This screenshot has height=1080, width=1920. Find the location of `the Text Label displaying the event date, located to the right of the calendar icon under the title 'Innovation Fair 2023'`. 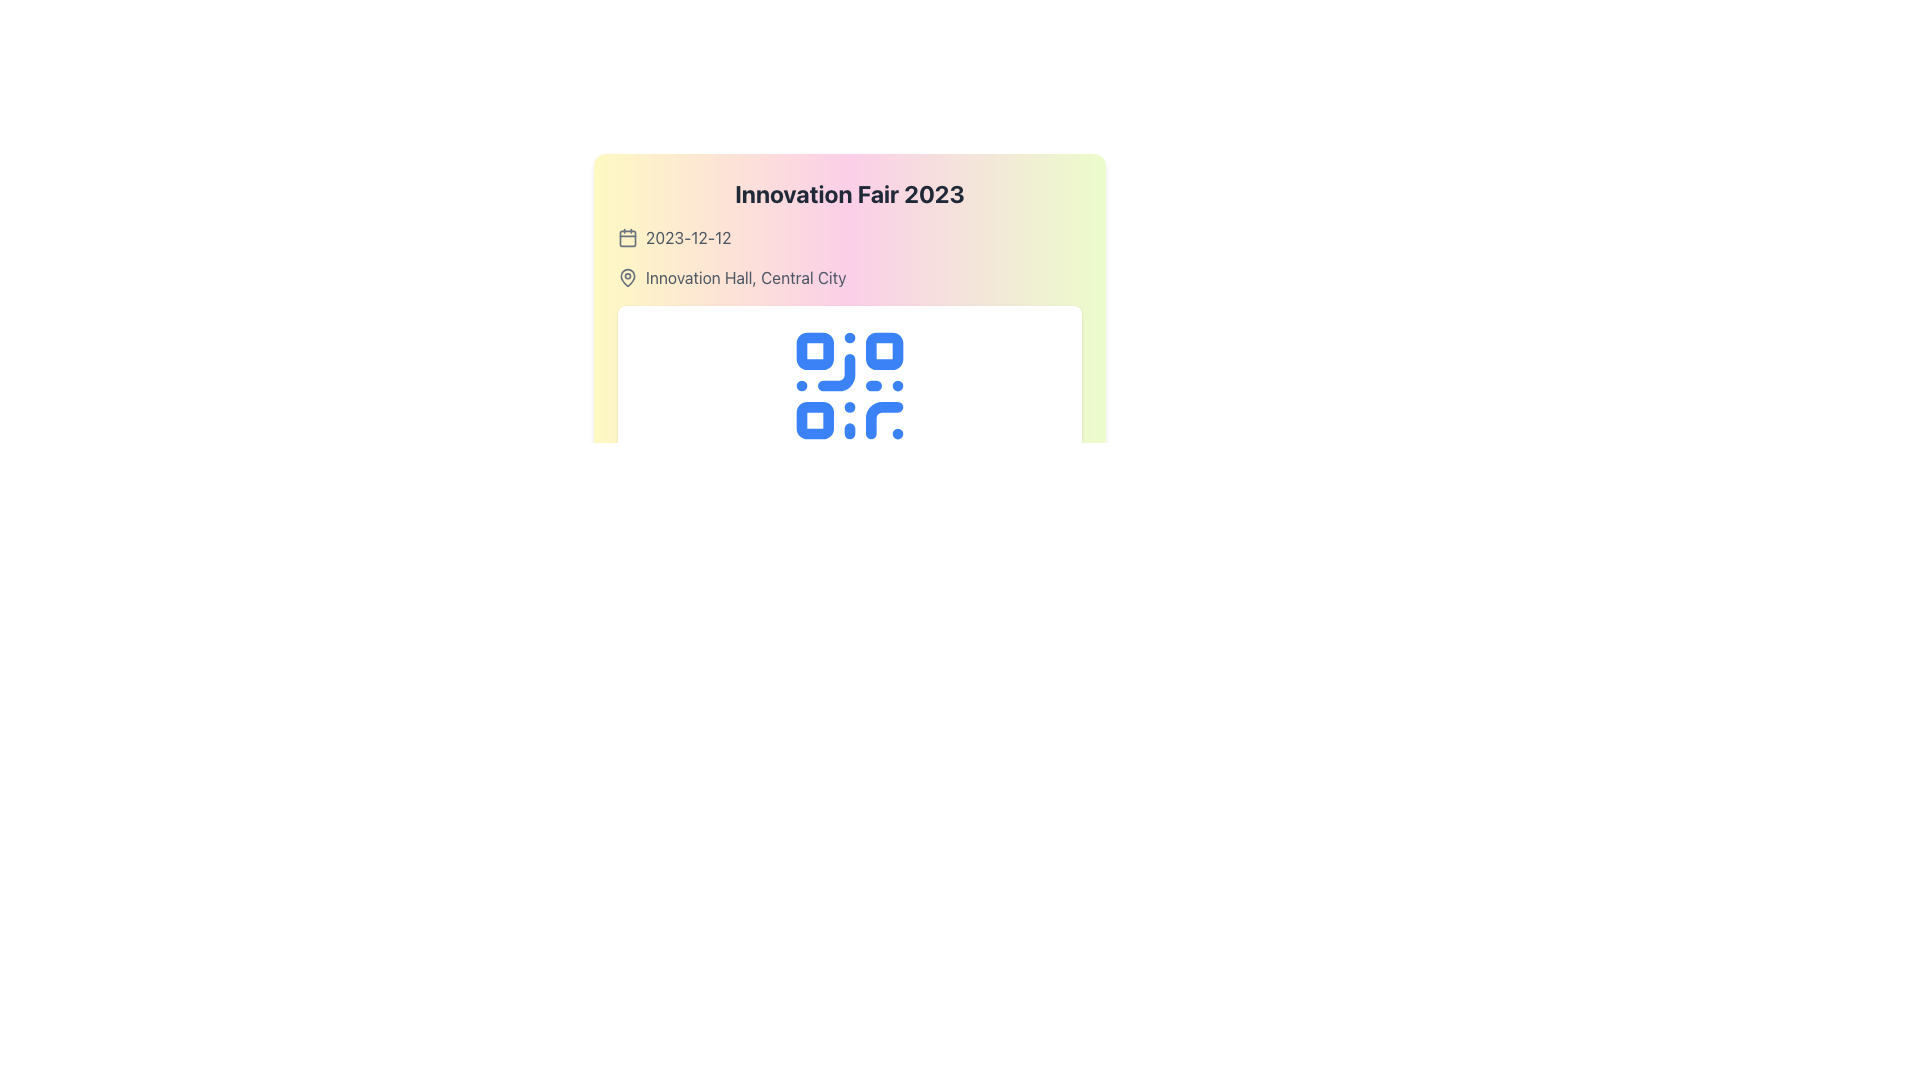

the Text Label displaying the event date, located to the right of the calendar icon under the title 'Innovation Fair 2023' is located at coordinates (688, 237).